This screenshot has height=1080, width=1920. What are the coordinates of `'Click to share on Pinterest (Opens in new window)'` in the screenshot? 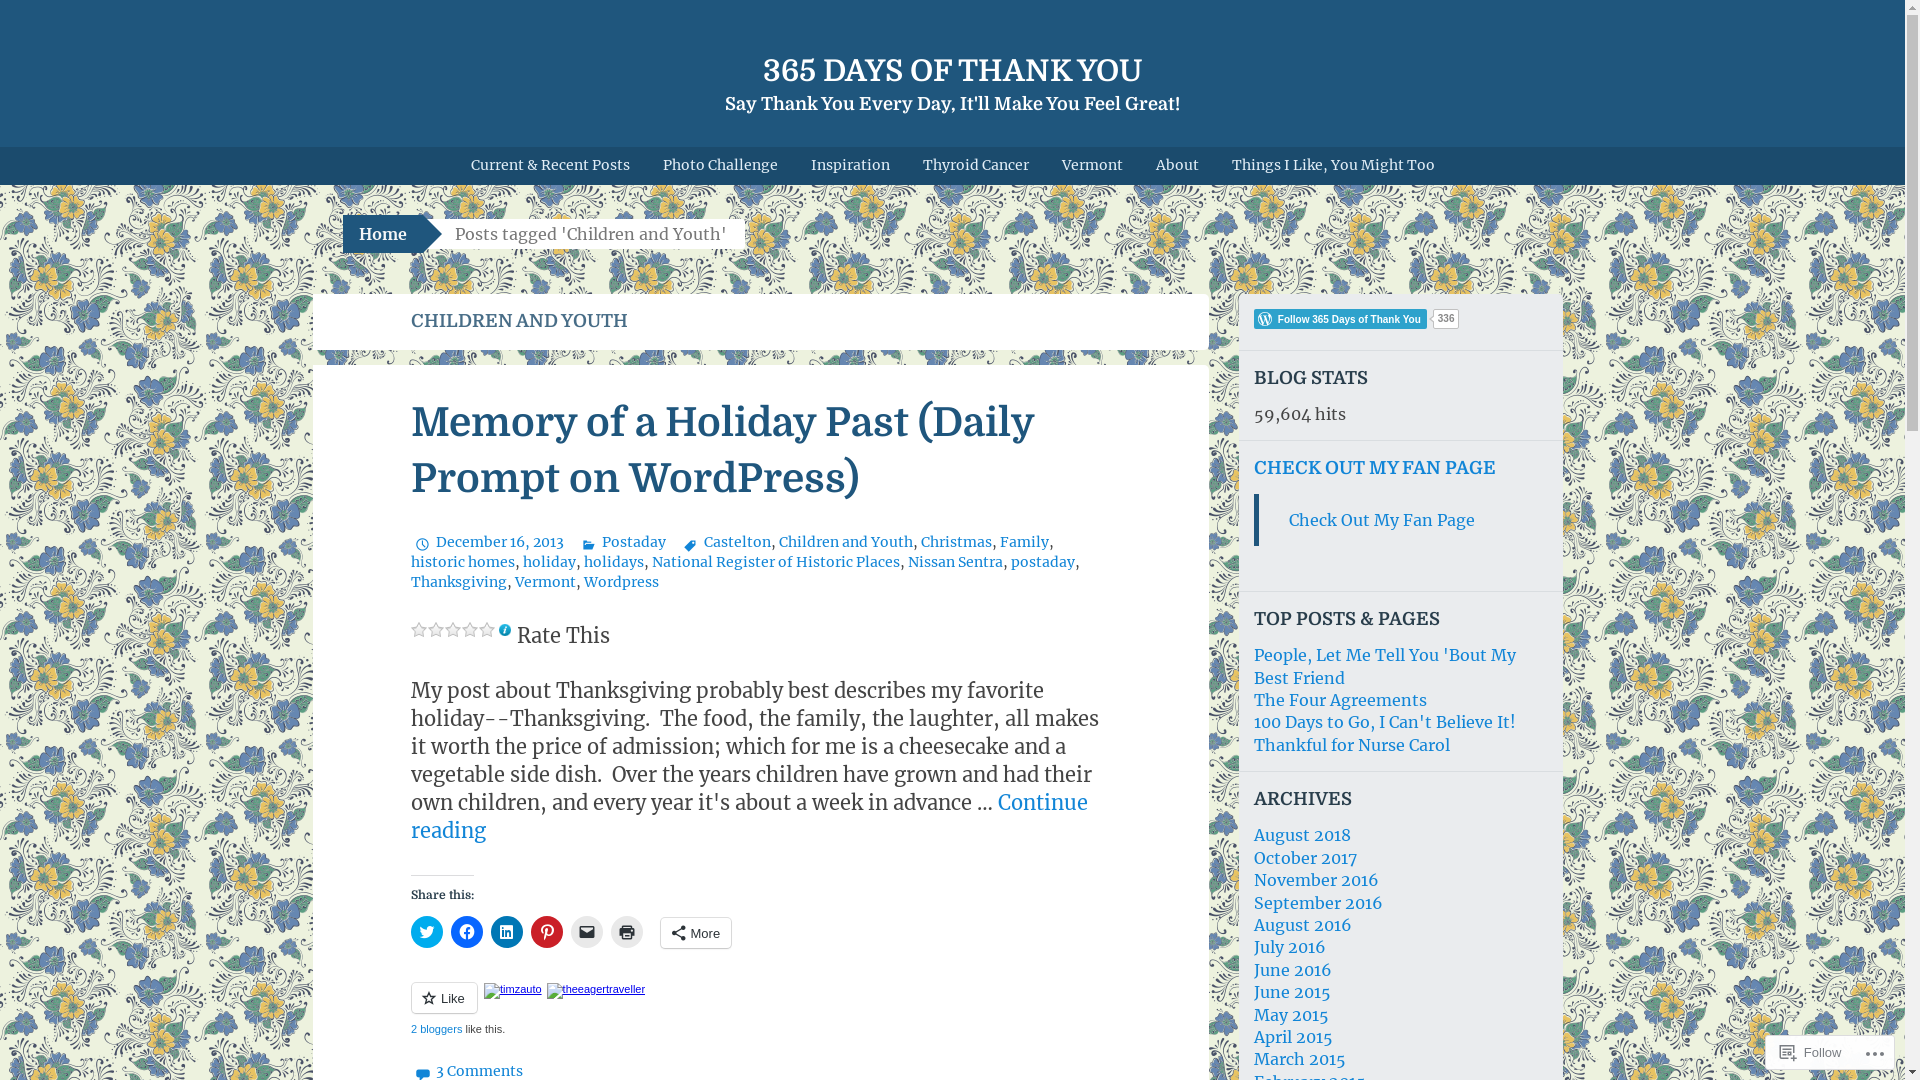 It's located at (546, 932).